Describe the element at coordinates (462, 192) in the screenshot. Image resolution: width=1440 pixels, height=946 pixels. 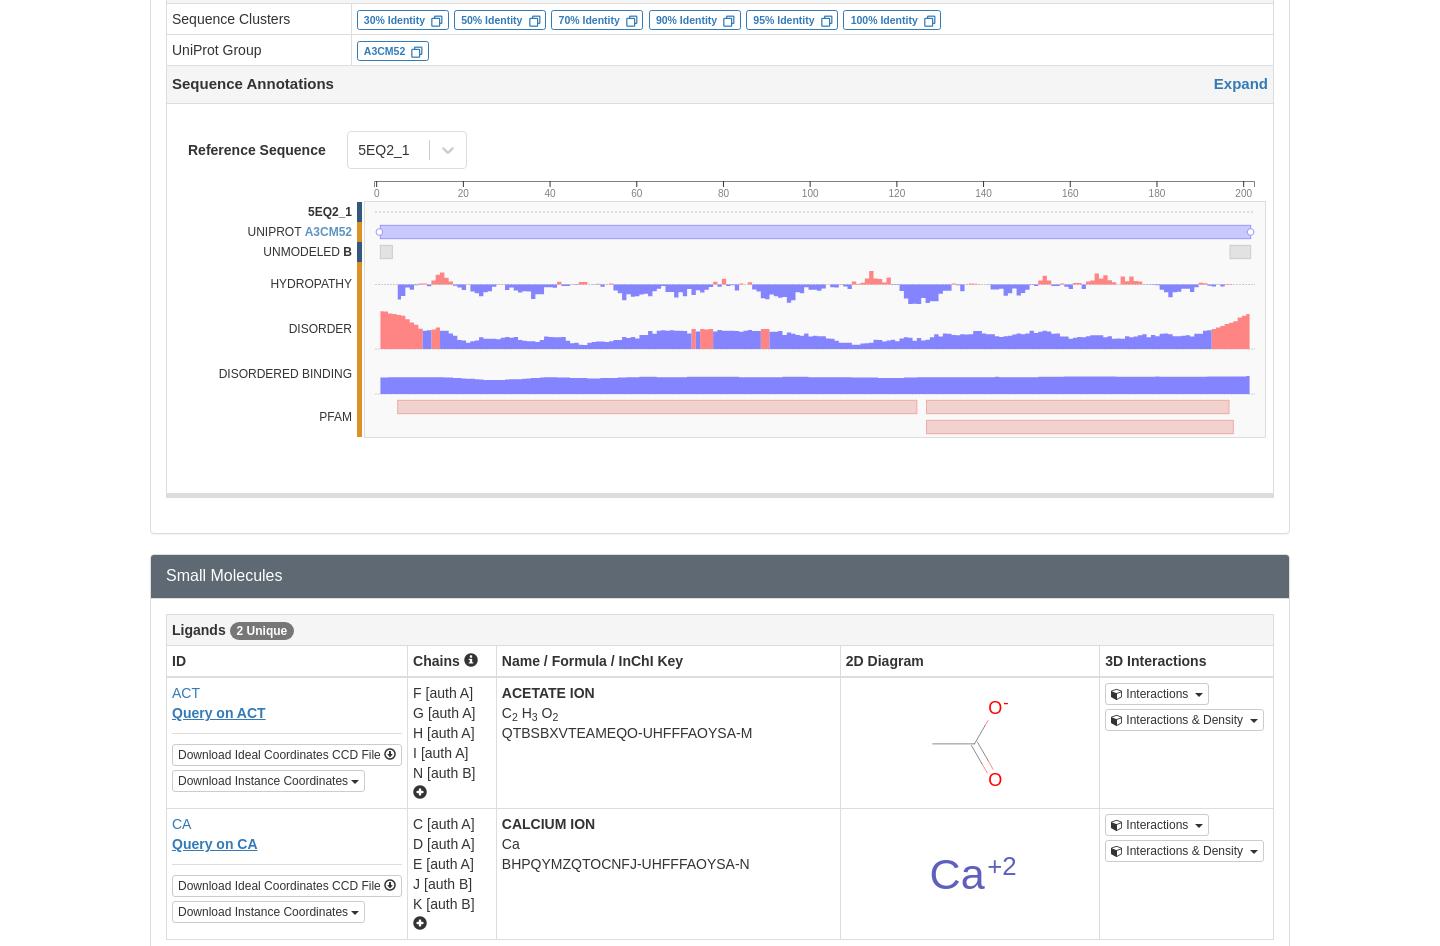
I see `'20'` at that location.